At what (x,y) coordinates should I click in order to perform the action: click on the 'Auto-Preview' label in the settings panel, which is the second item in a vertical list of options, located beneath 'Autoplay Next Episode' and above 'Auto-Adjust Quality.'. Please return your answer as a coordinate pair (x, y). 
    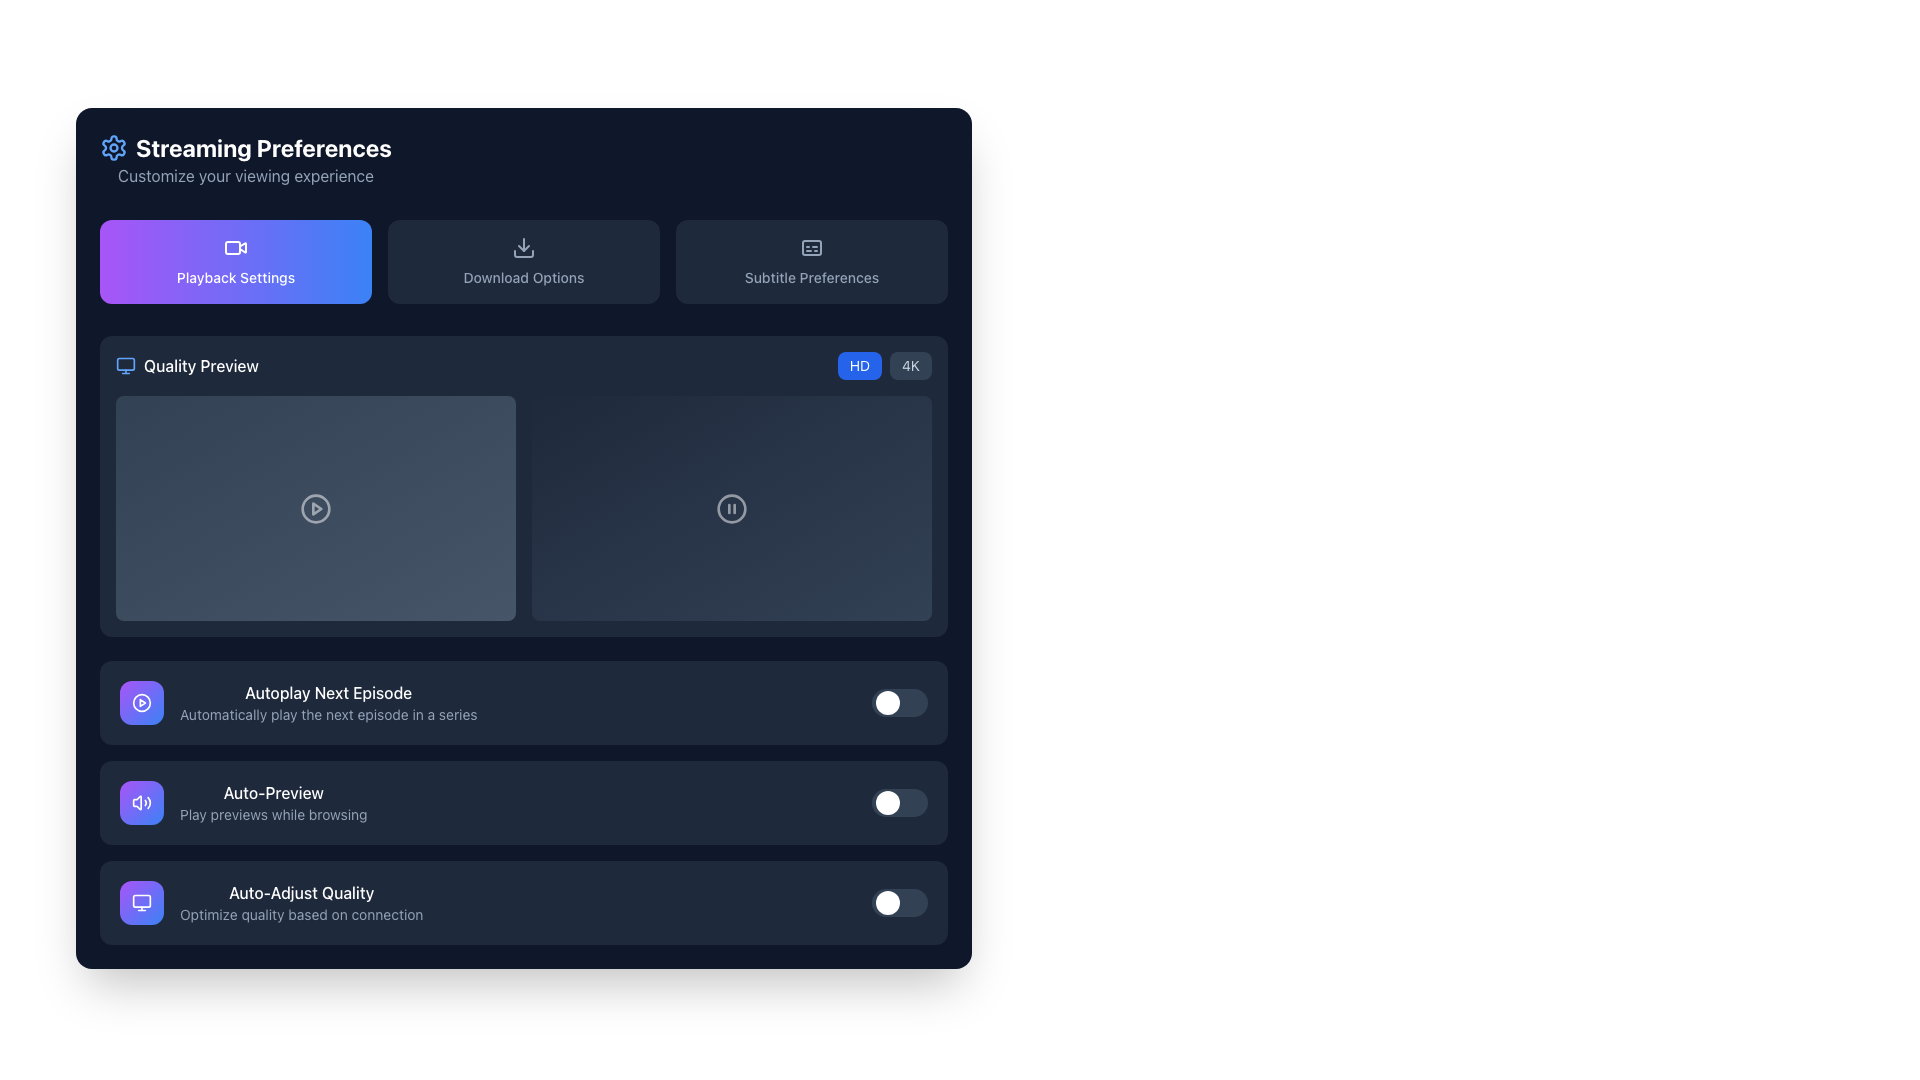
    Looking at the image, I should click on (242, 801).